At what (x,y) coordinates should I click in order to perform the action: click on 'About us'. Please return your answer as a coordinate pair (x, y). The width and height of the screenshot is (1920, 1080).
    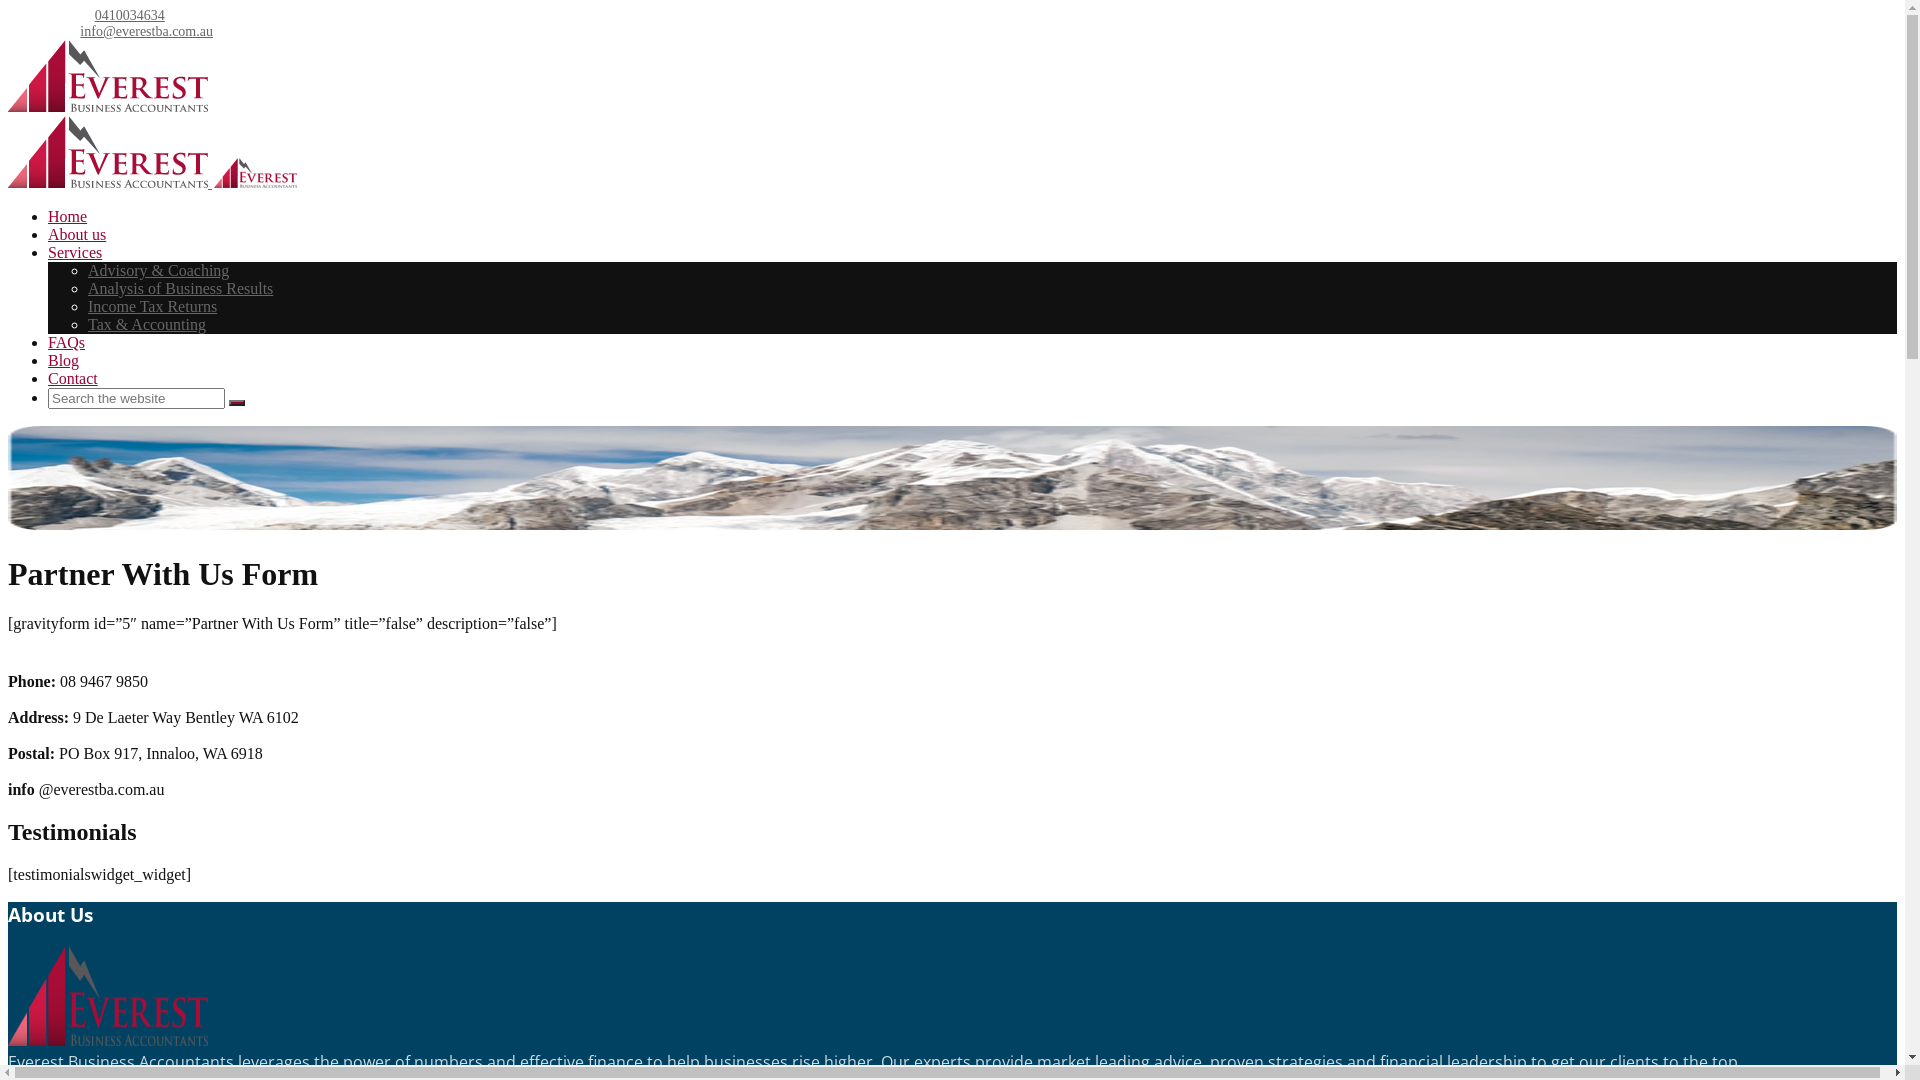
    Looking at the image, I should click on (76, 233).